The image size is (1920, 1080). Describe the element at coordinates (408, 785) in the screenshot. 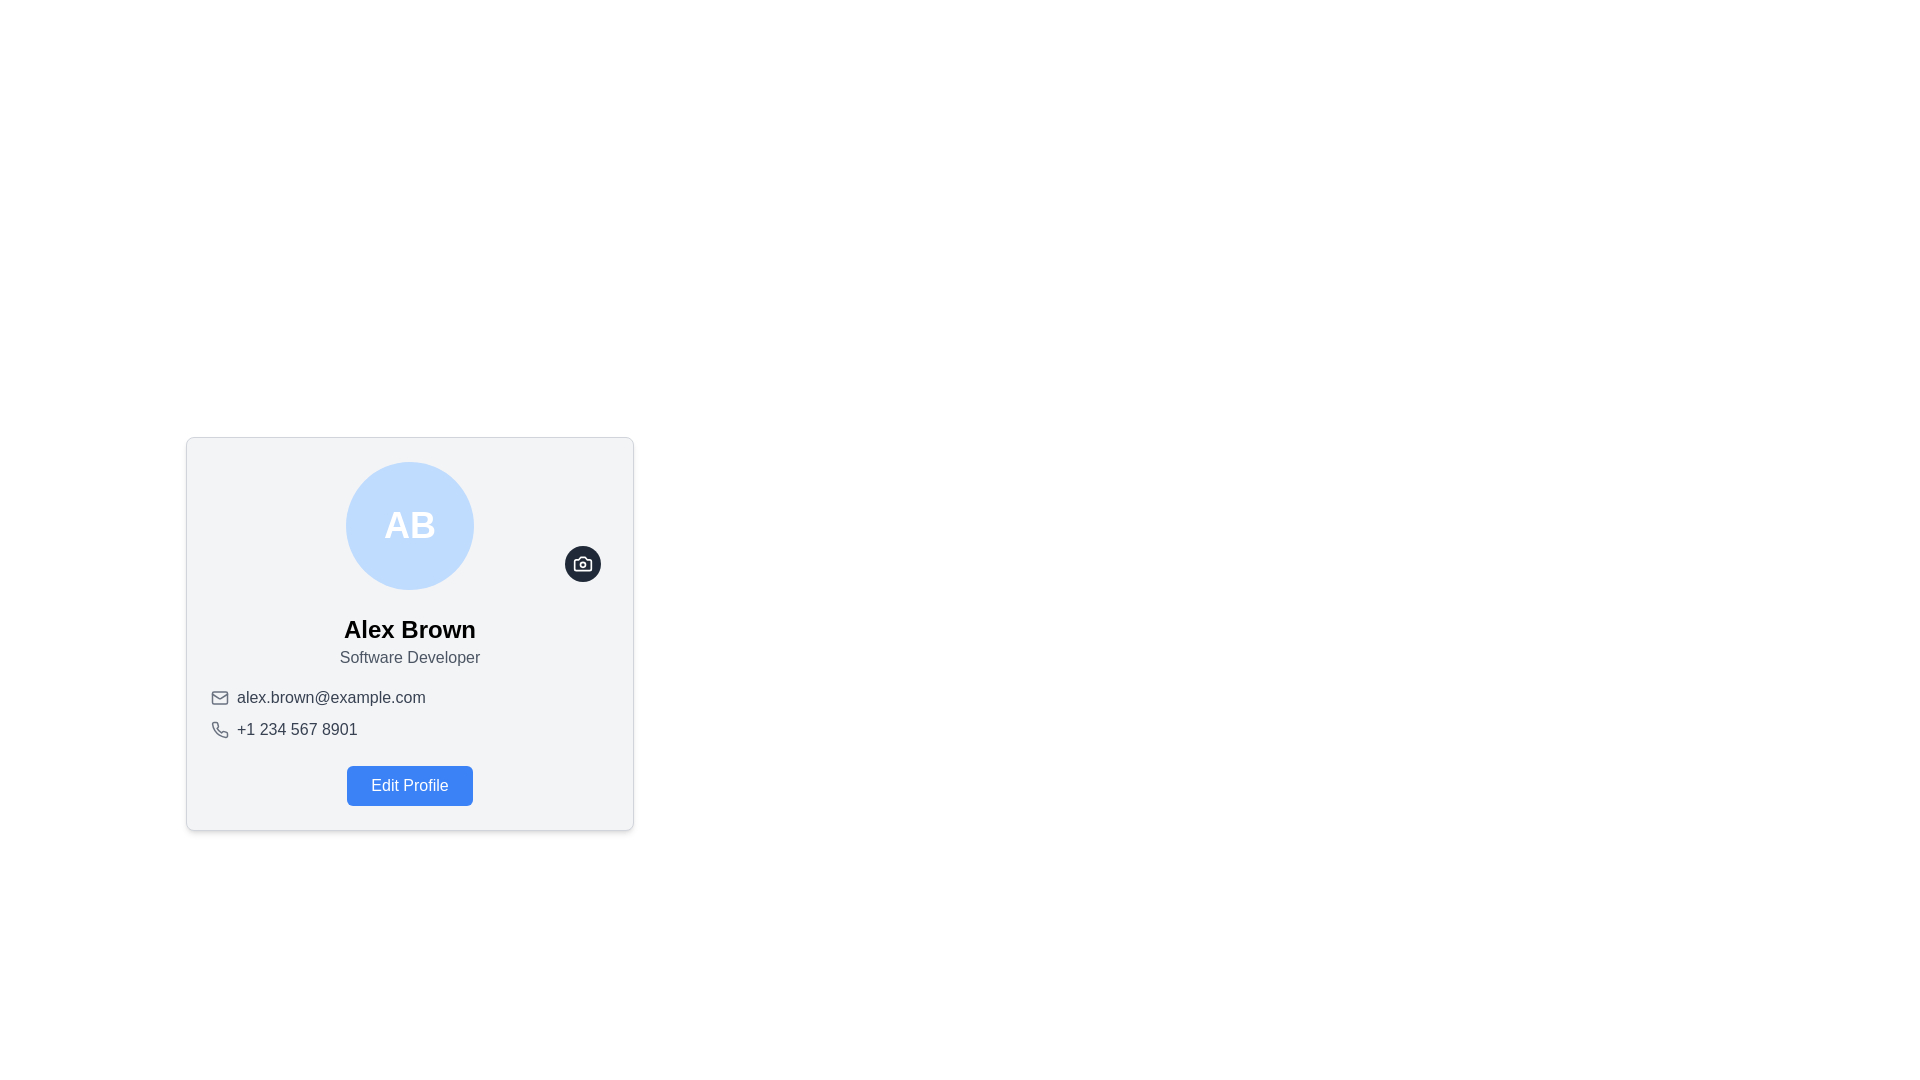

I see `the rectangular blue button labeled 'Edit Profile' that is located centrally below the email and phone number in the user profile card` at that location.